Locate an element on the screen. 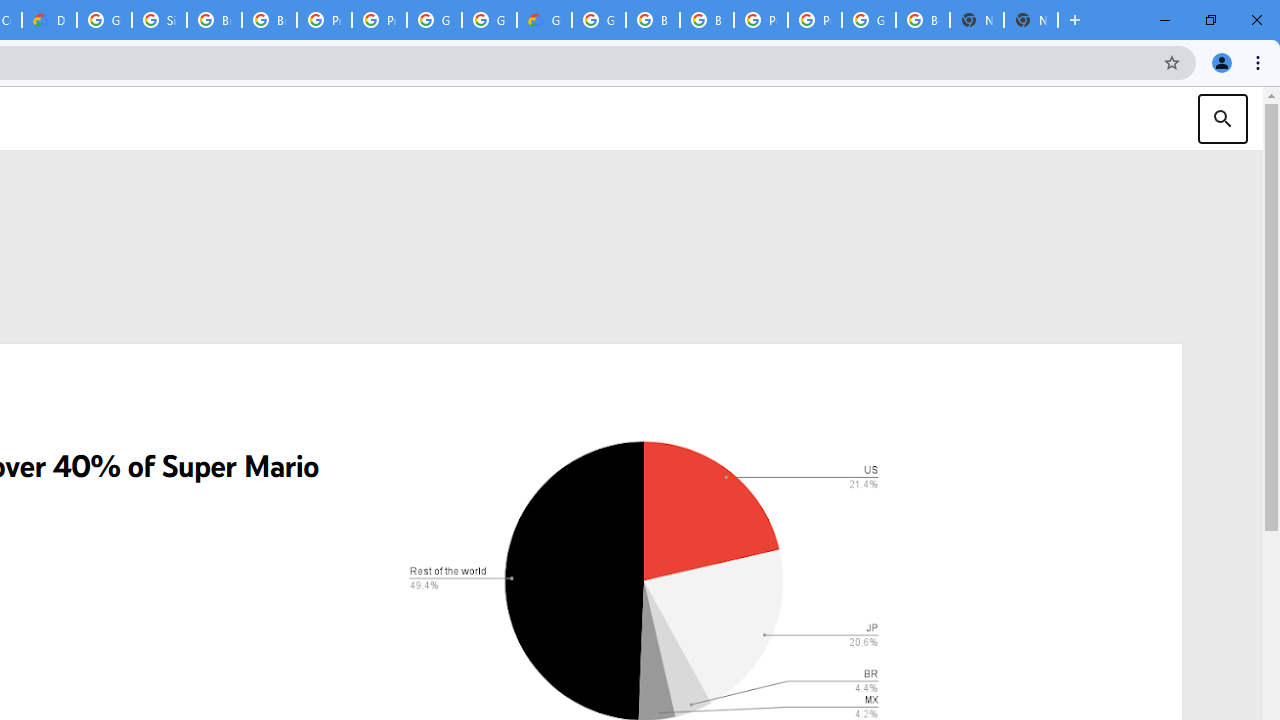  'Browse Chrome as a guest - Computer - Google Chrome Help' is located at coordinates (214, 20).